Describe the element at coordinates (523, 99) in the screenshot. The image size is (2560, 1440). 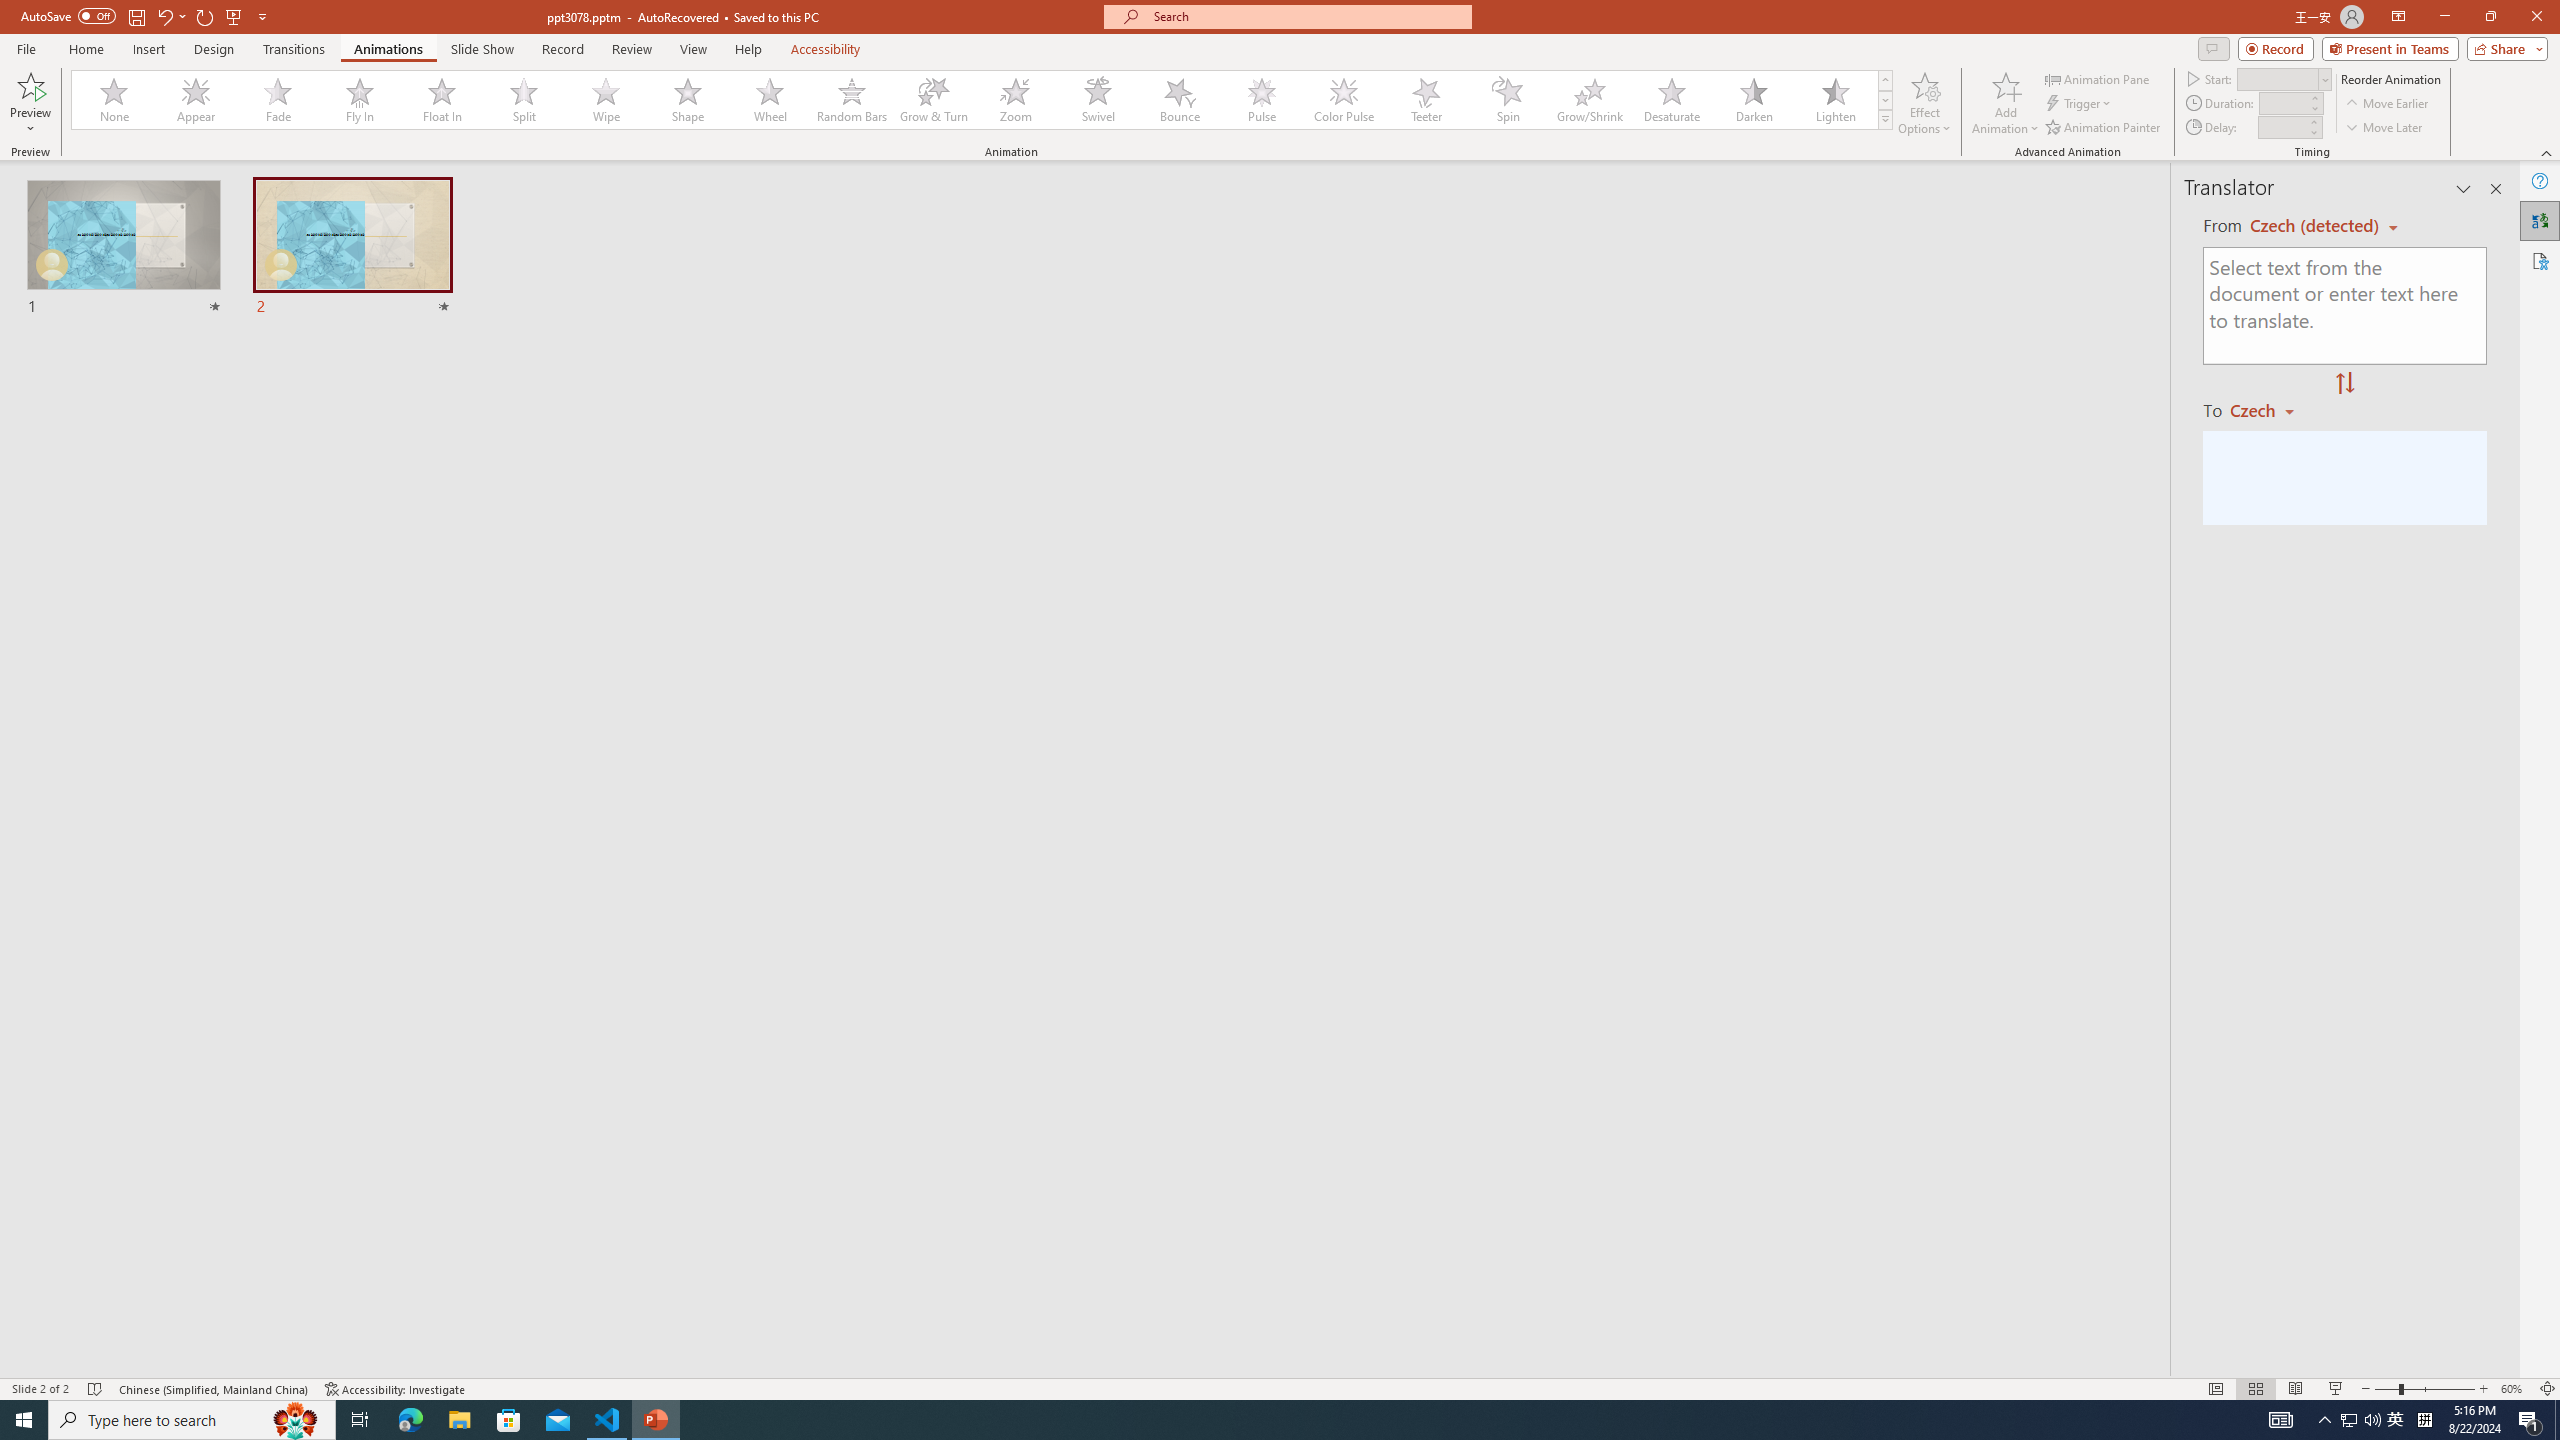
I see `'Split'` at that location.